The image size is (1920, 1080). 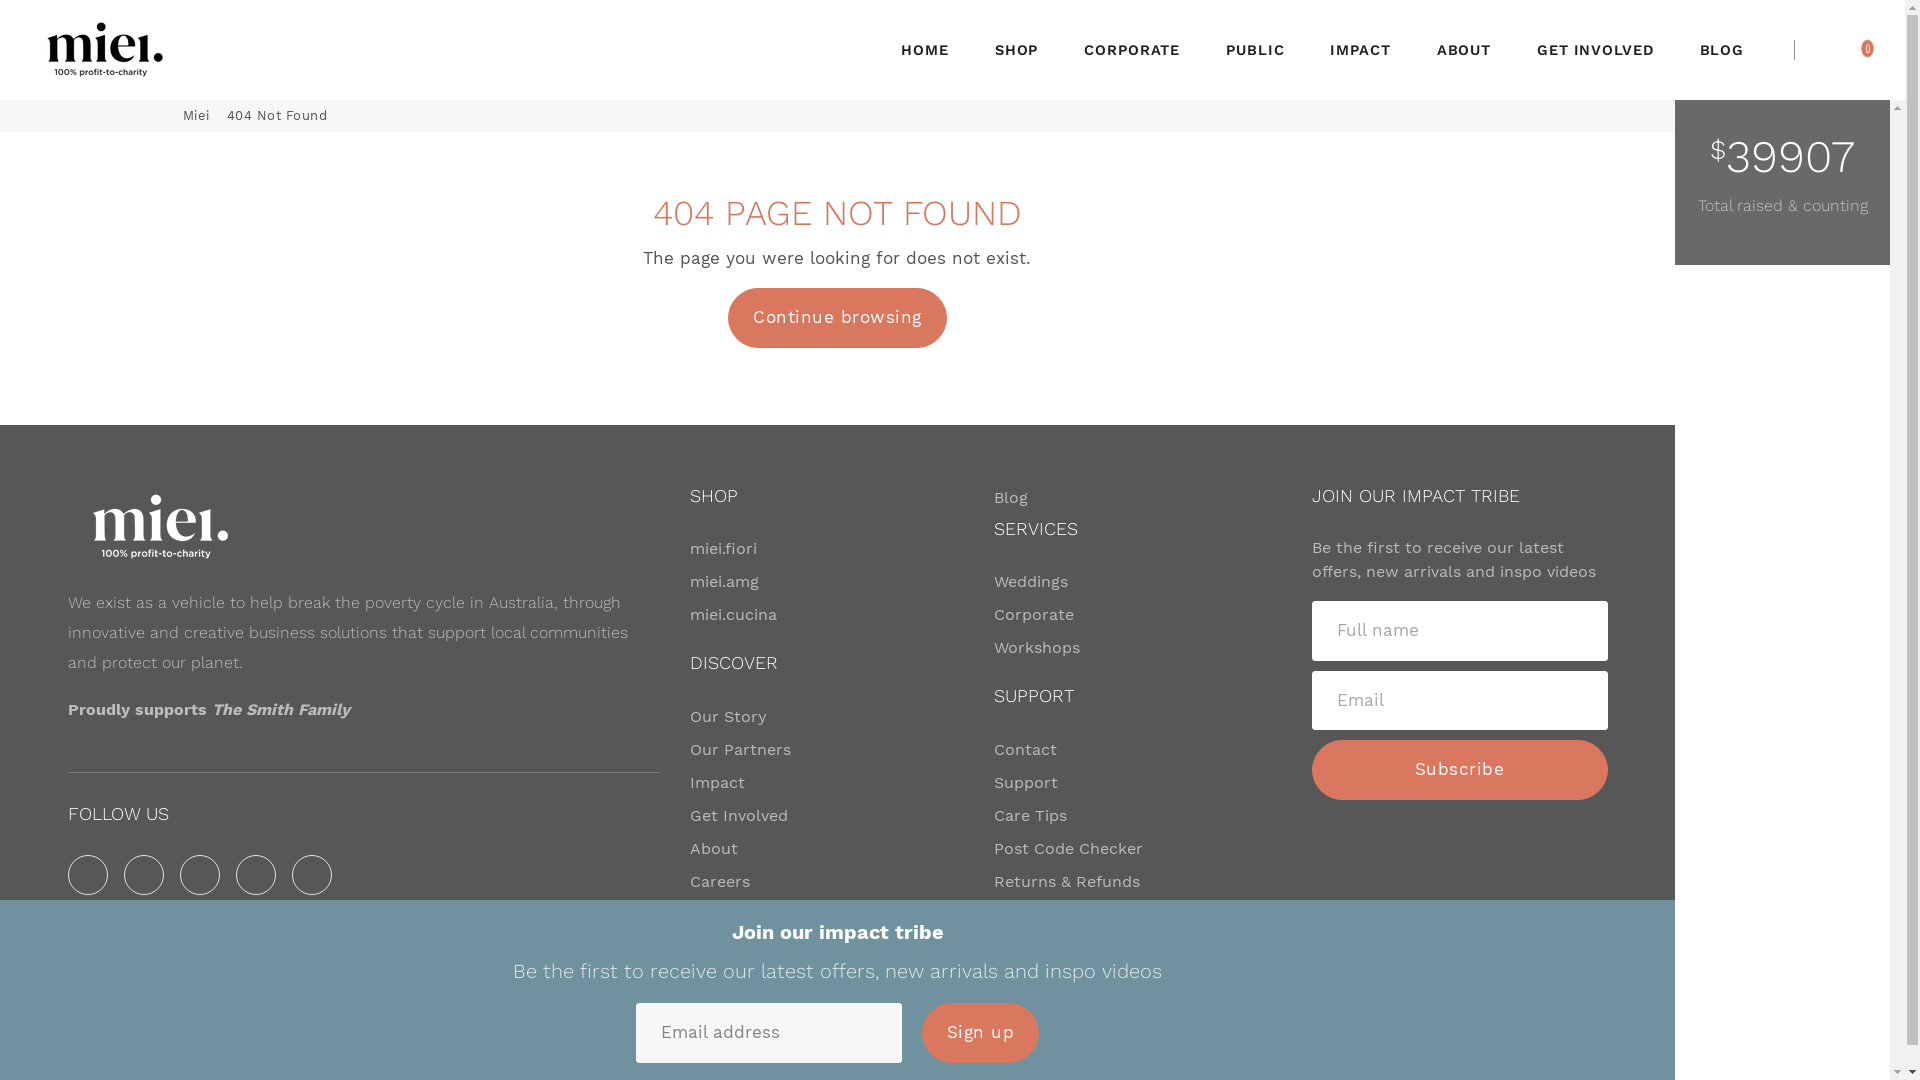 What do you see at coordinates (1819, 46) in the screenshot?
I see `'Log In'` at bounding box center [1819, 46].